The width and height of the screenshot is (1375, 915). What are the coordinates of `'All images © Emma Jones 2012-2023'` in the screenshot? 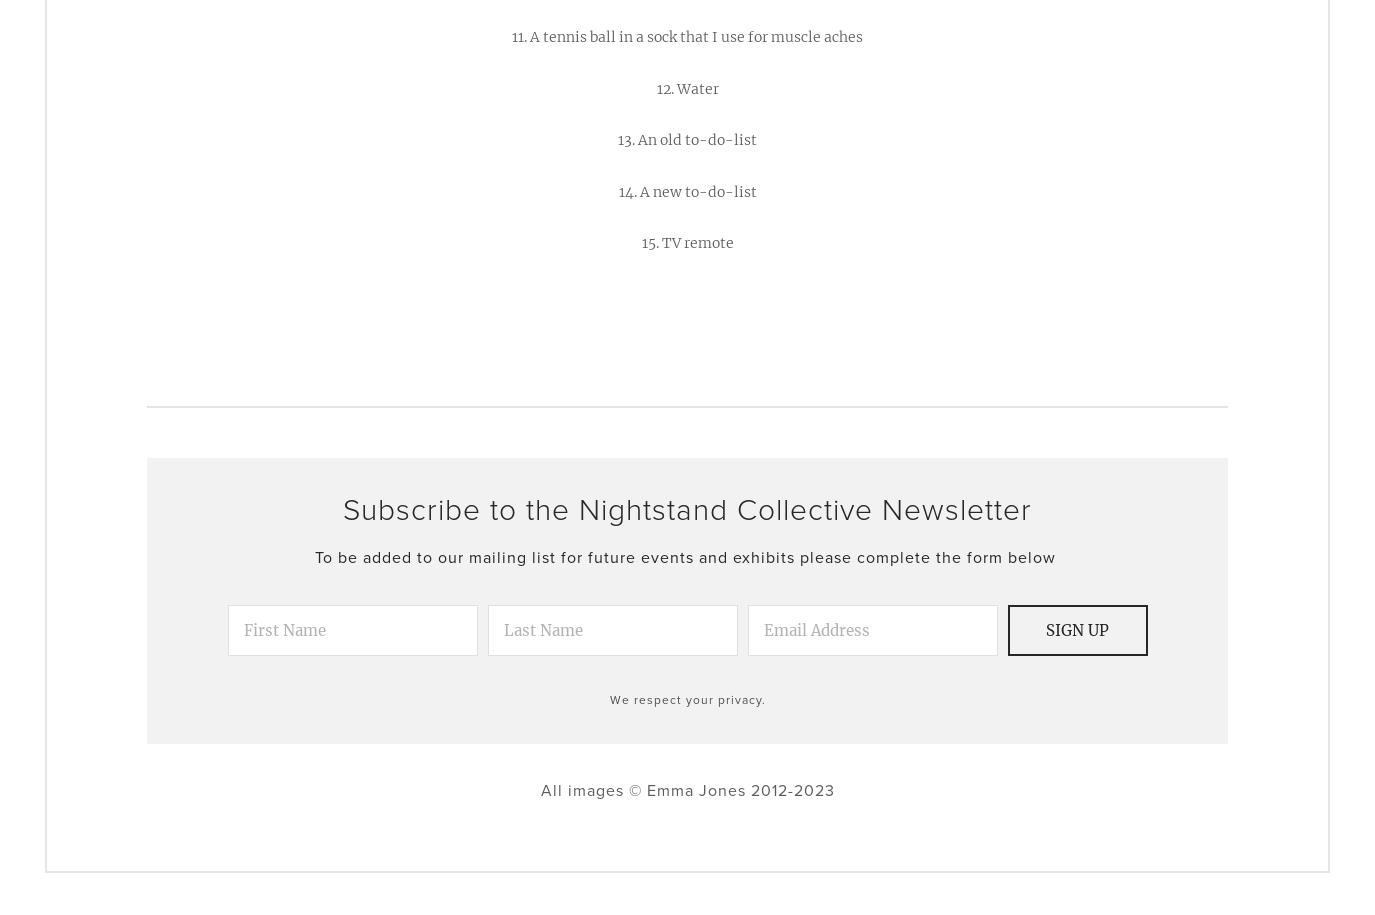 It's located at (685, 789).